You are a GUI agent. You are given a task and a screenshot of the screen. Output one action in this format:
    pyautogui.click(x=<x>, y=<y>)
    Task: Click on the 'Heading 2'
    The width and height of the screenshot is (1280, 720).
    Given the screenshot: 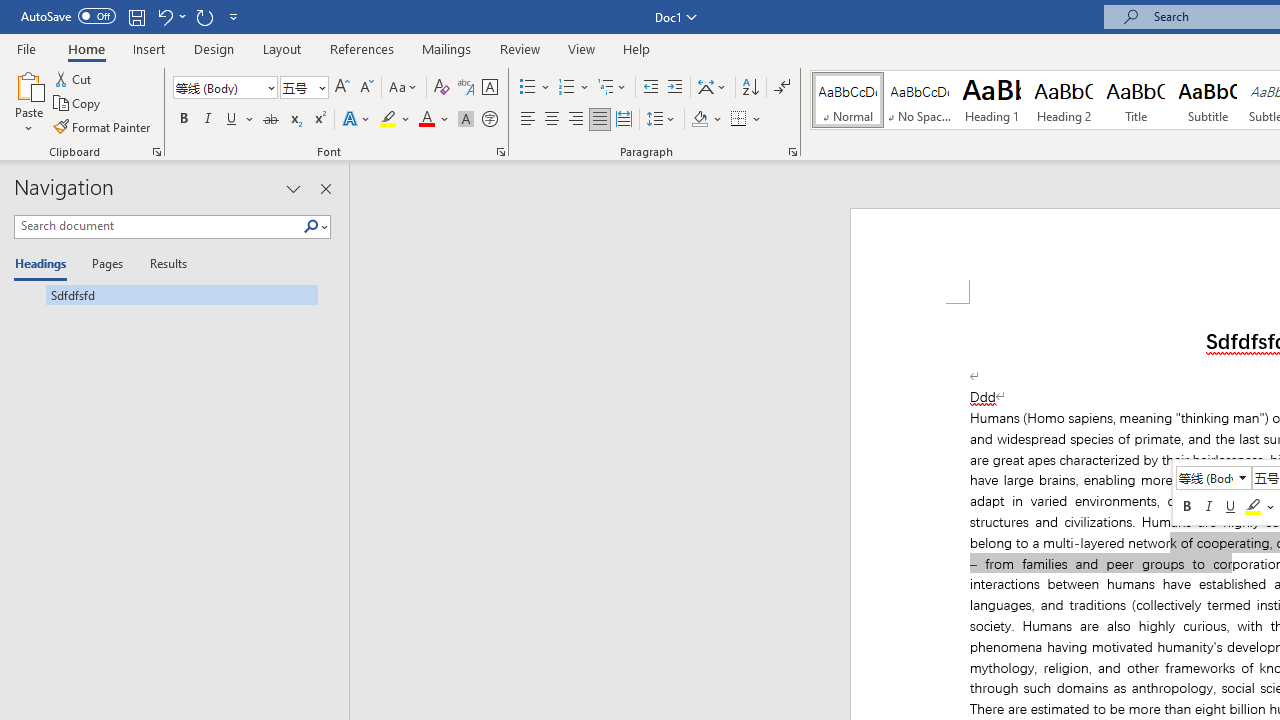 What is the action you would take?
    pyautogui.click(x=1062, y=100)
    